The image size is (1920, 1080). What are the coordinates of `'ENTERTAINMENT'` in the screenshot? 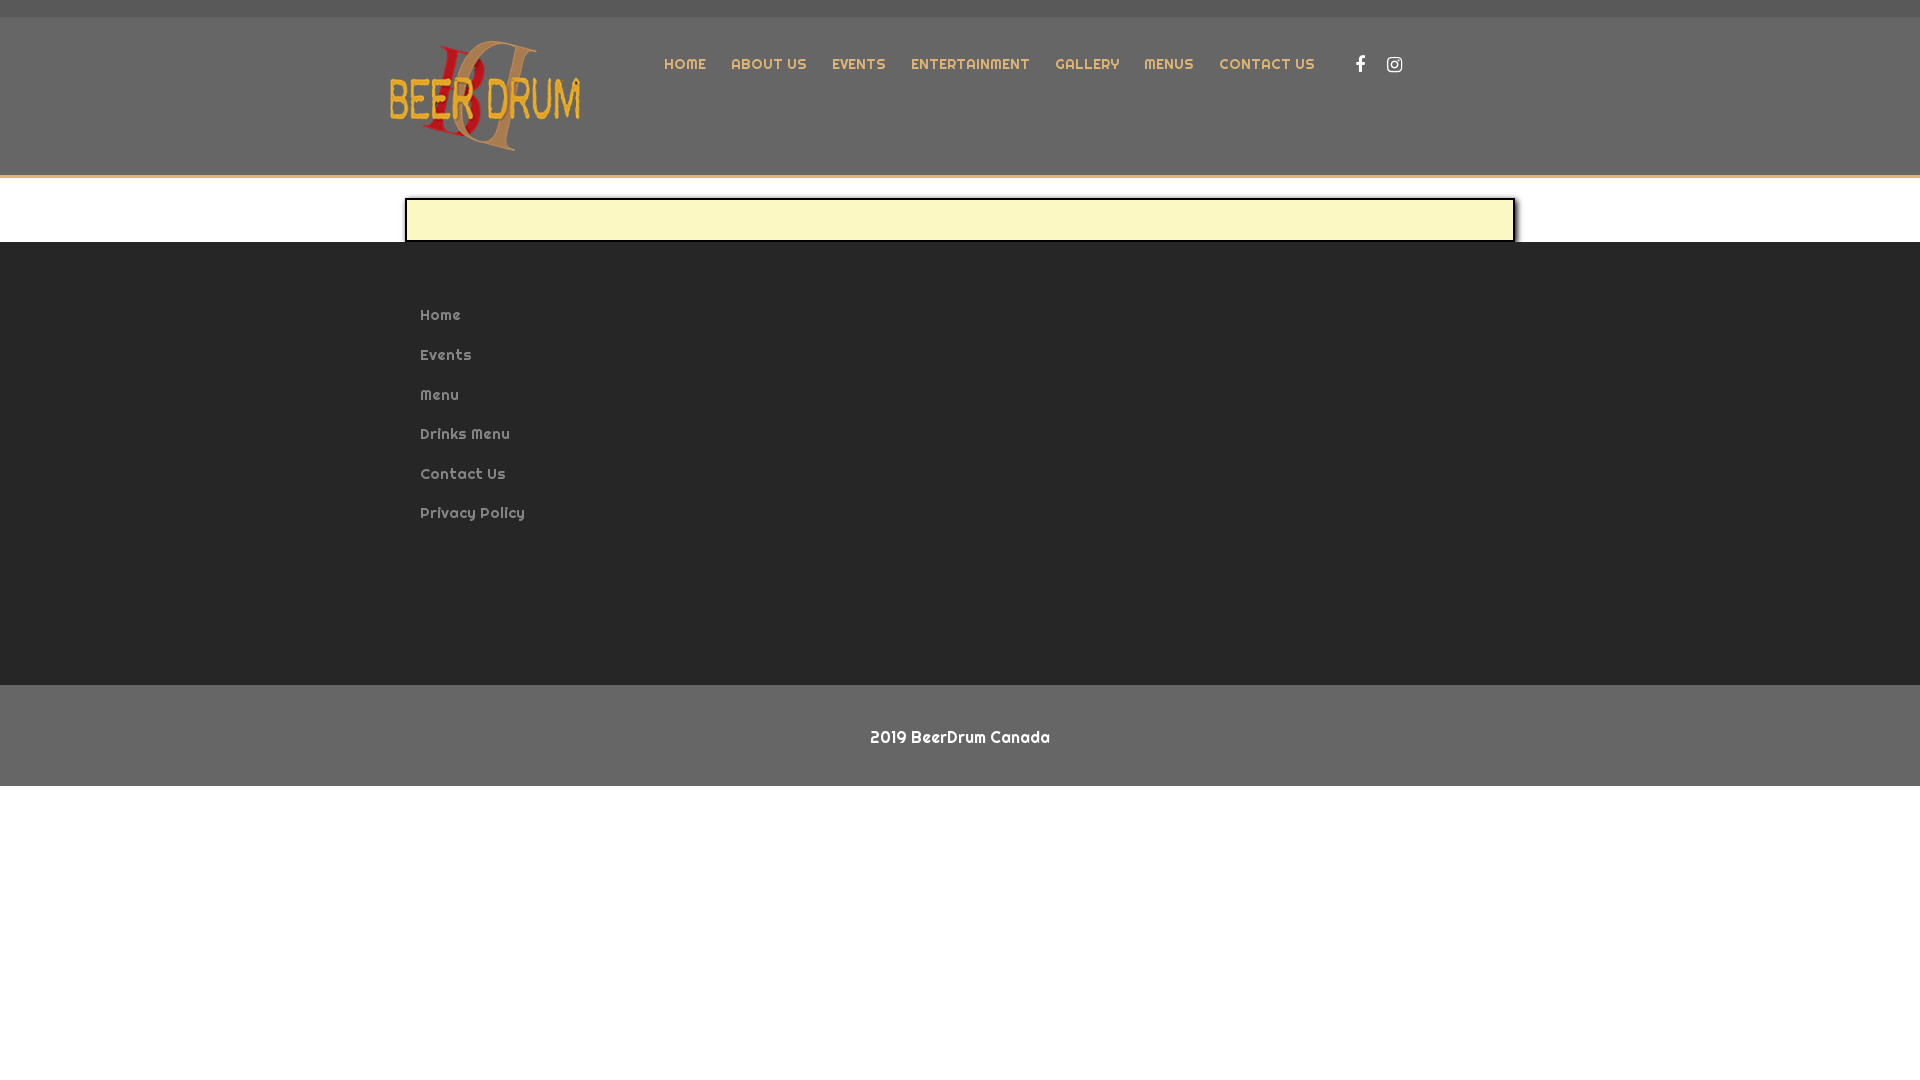 It's located at (970, 63).